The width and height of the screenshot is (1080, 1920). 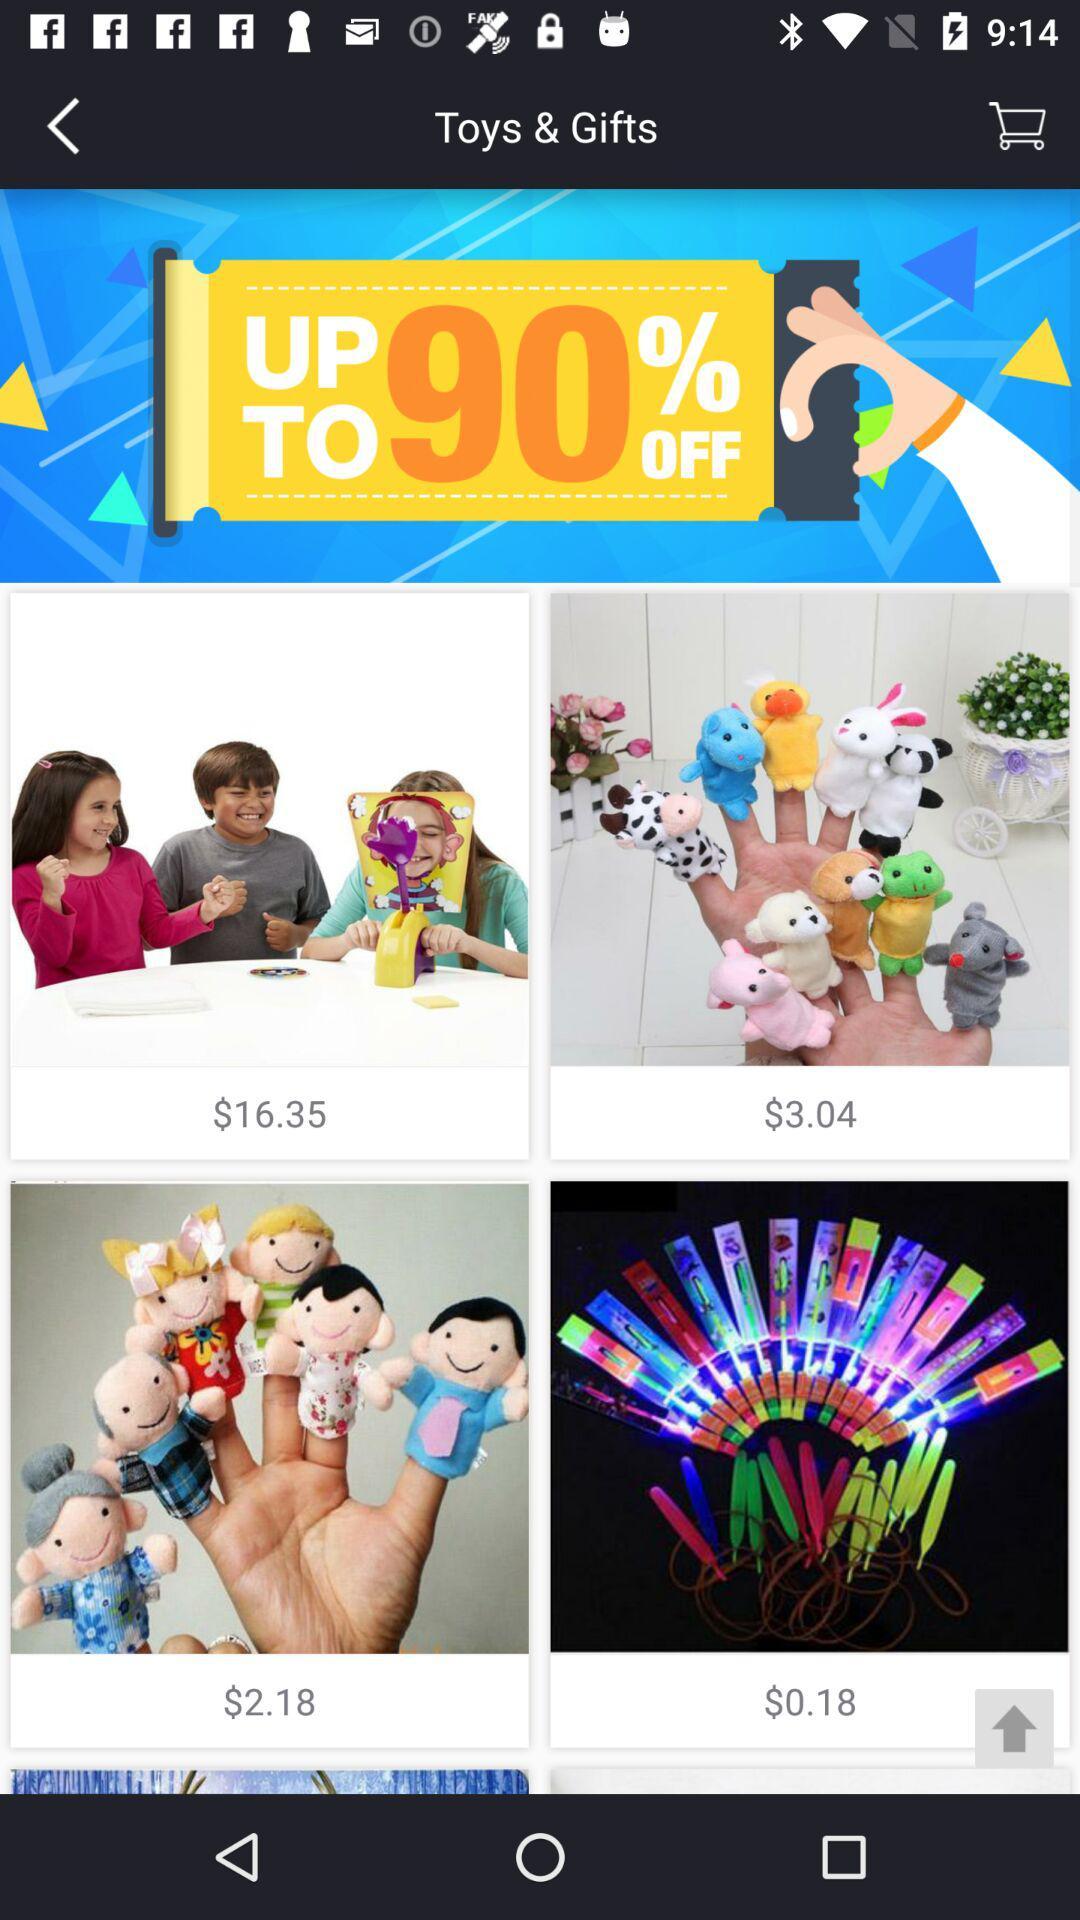 What do you see at coordinates (1014, 1727) in the screenshot?
I see `item to the right of $2.18` at bounding box center [1014, 1727].